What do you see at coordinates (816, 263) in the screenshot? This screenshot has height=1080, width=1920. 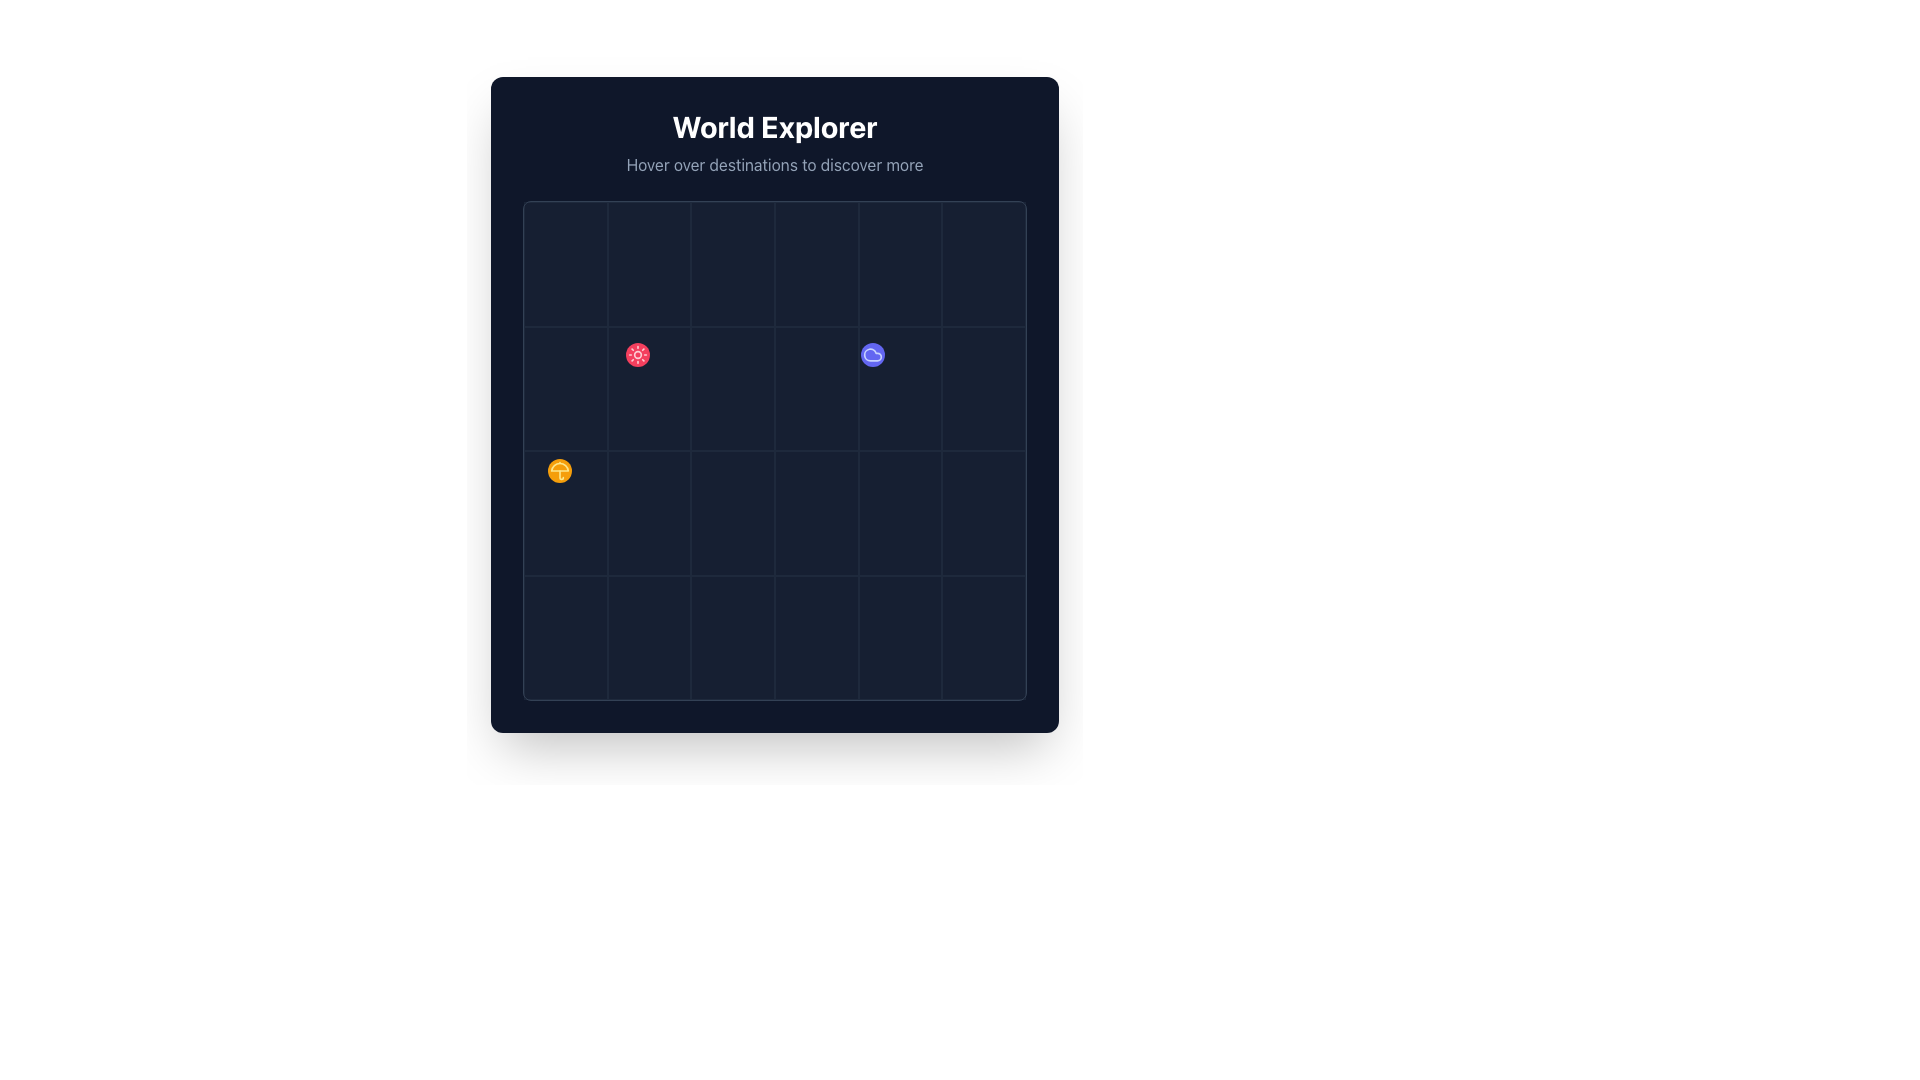 I see `the static grid cell or placeholder located in the first row and fourth column of the grid within the 'World Explorer' frame to interact with it` at bounding box center [816, 263].